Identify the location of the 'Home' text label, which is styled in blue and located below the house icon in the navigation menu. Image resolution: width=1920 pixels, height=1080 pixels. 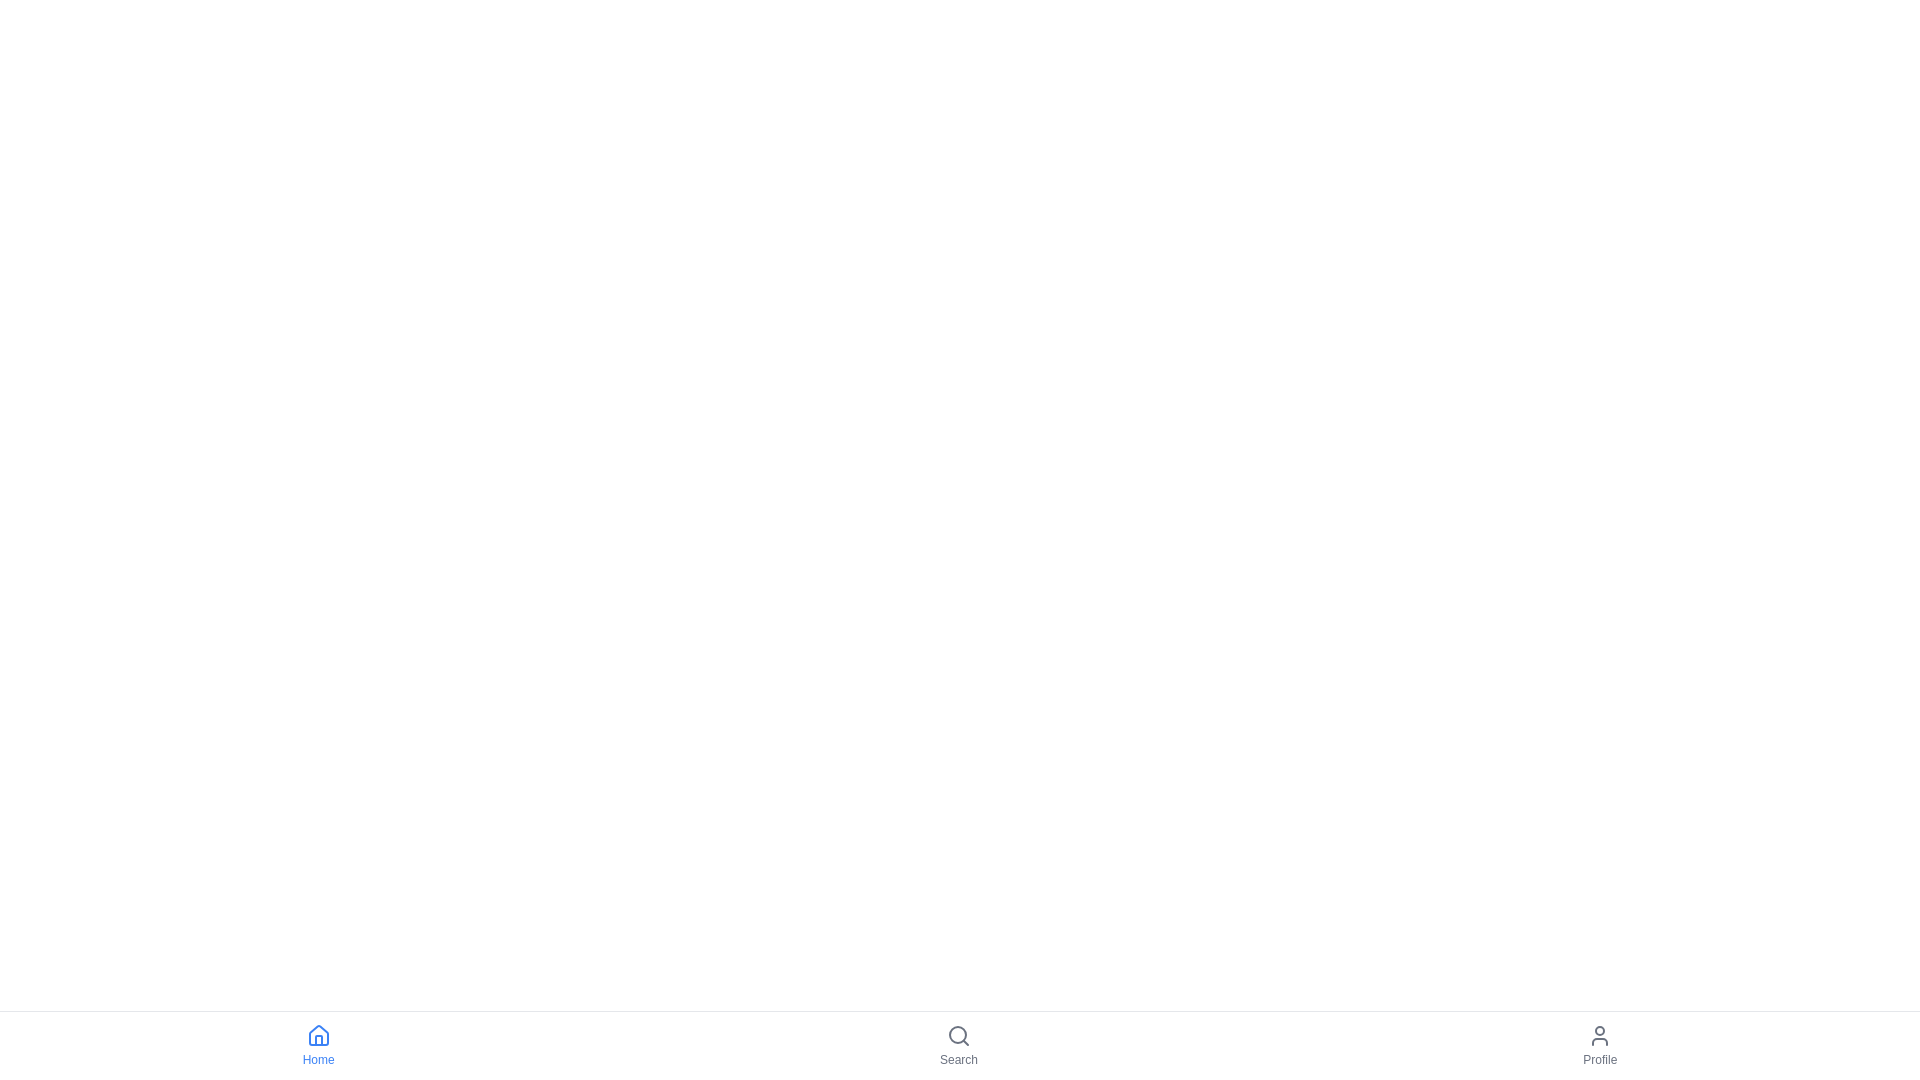
(317, 1059).